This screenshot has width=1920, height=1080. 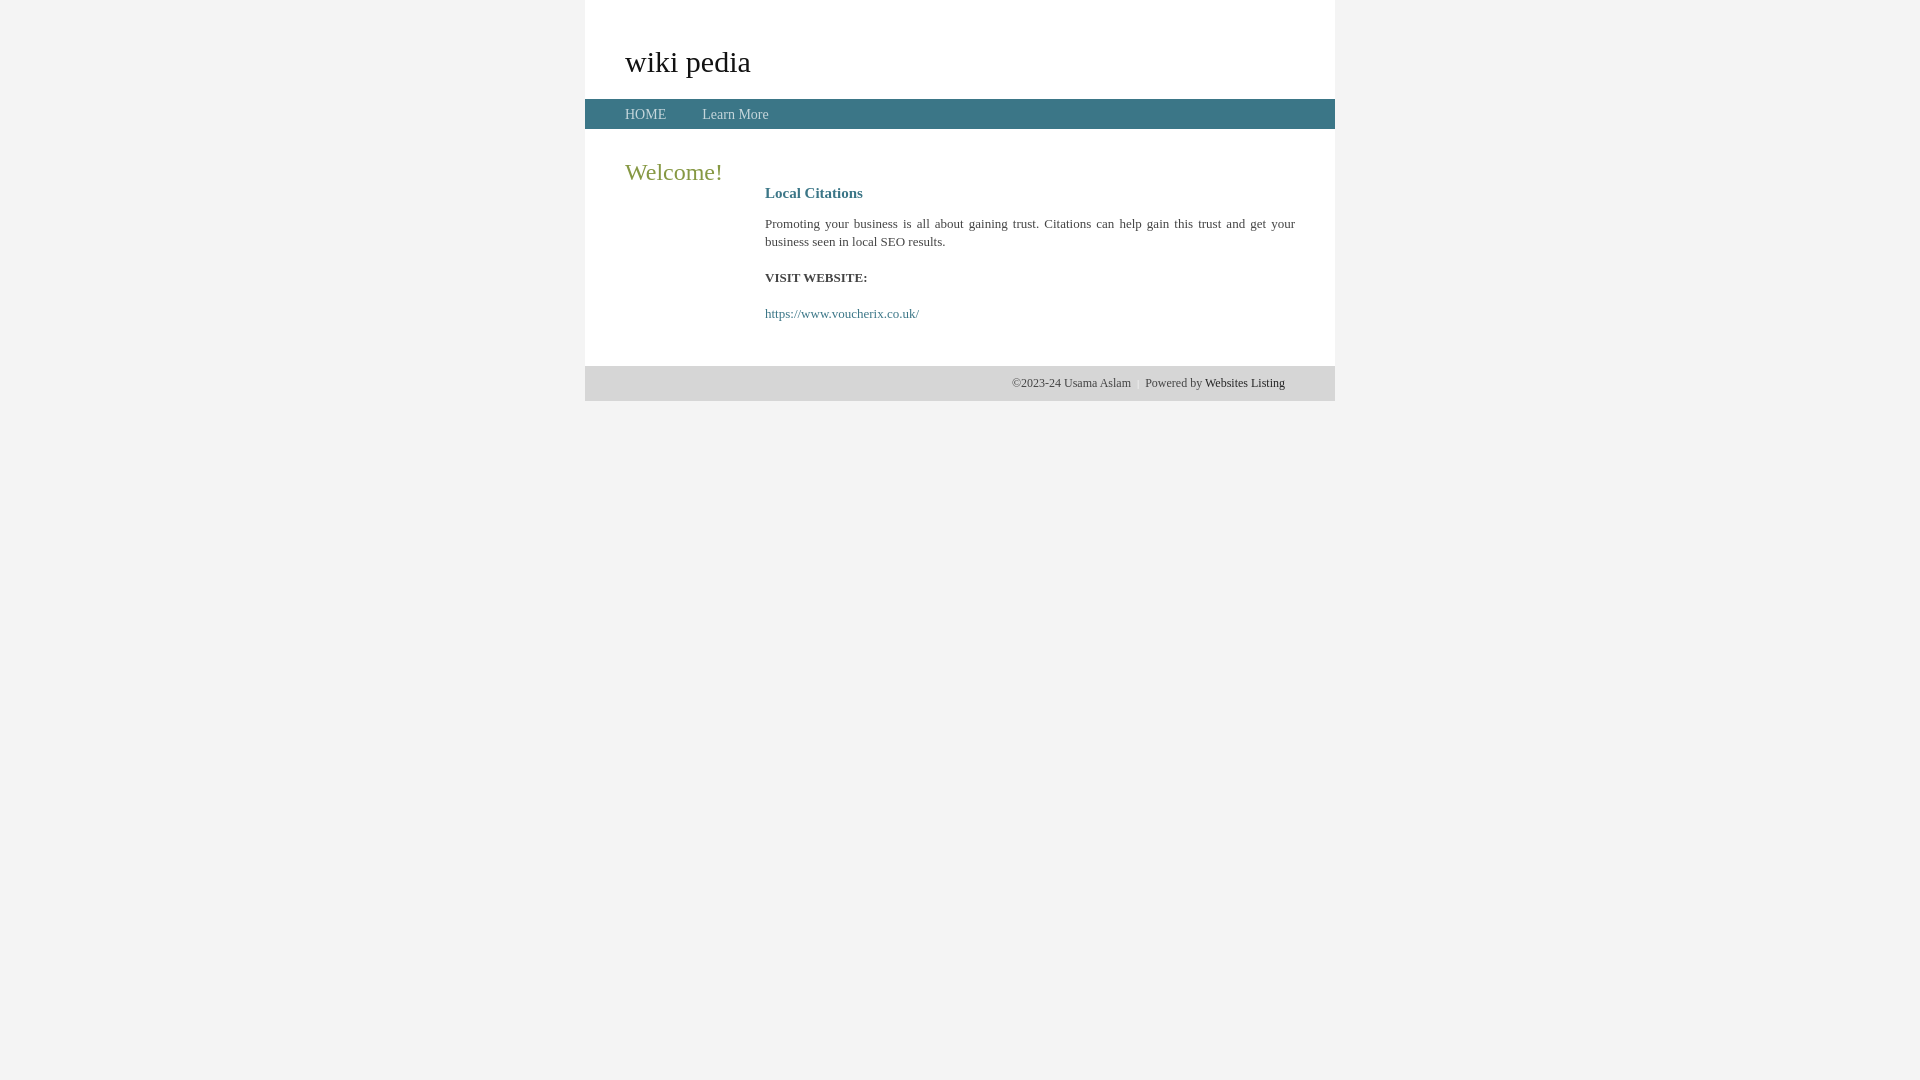 I want to click on 'HOME', so click(x=645, y=114).